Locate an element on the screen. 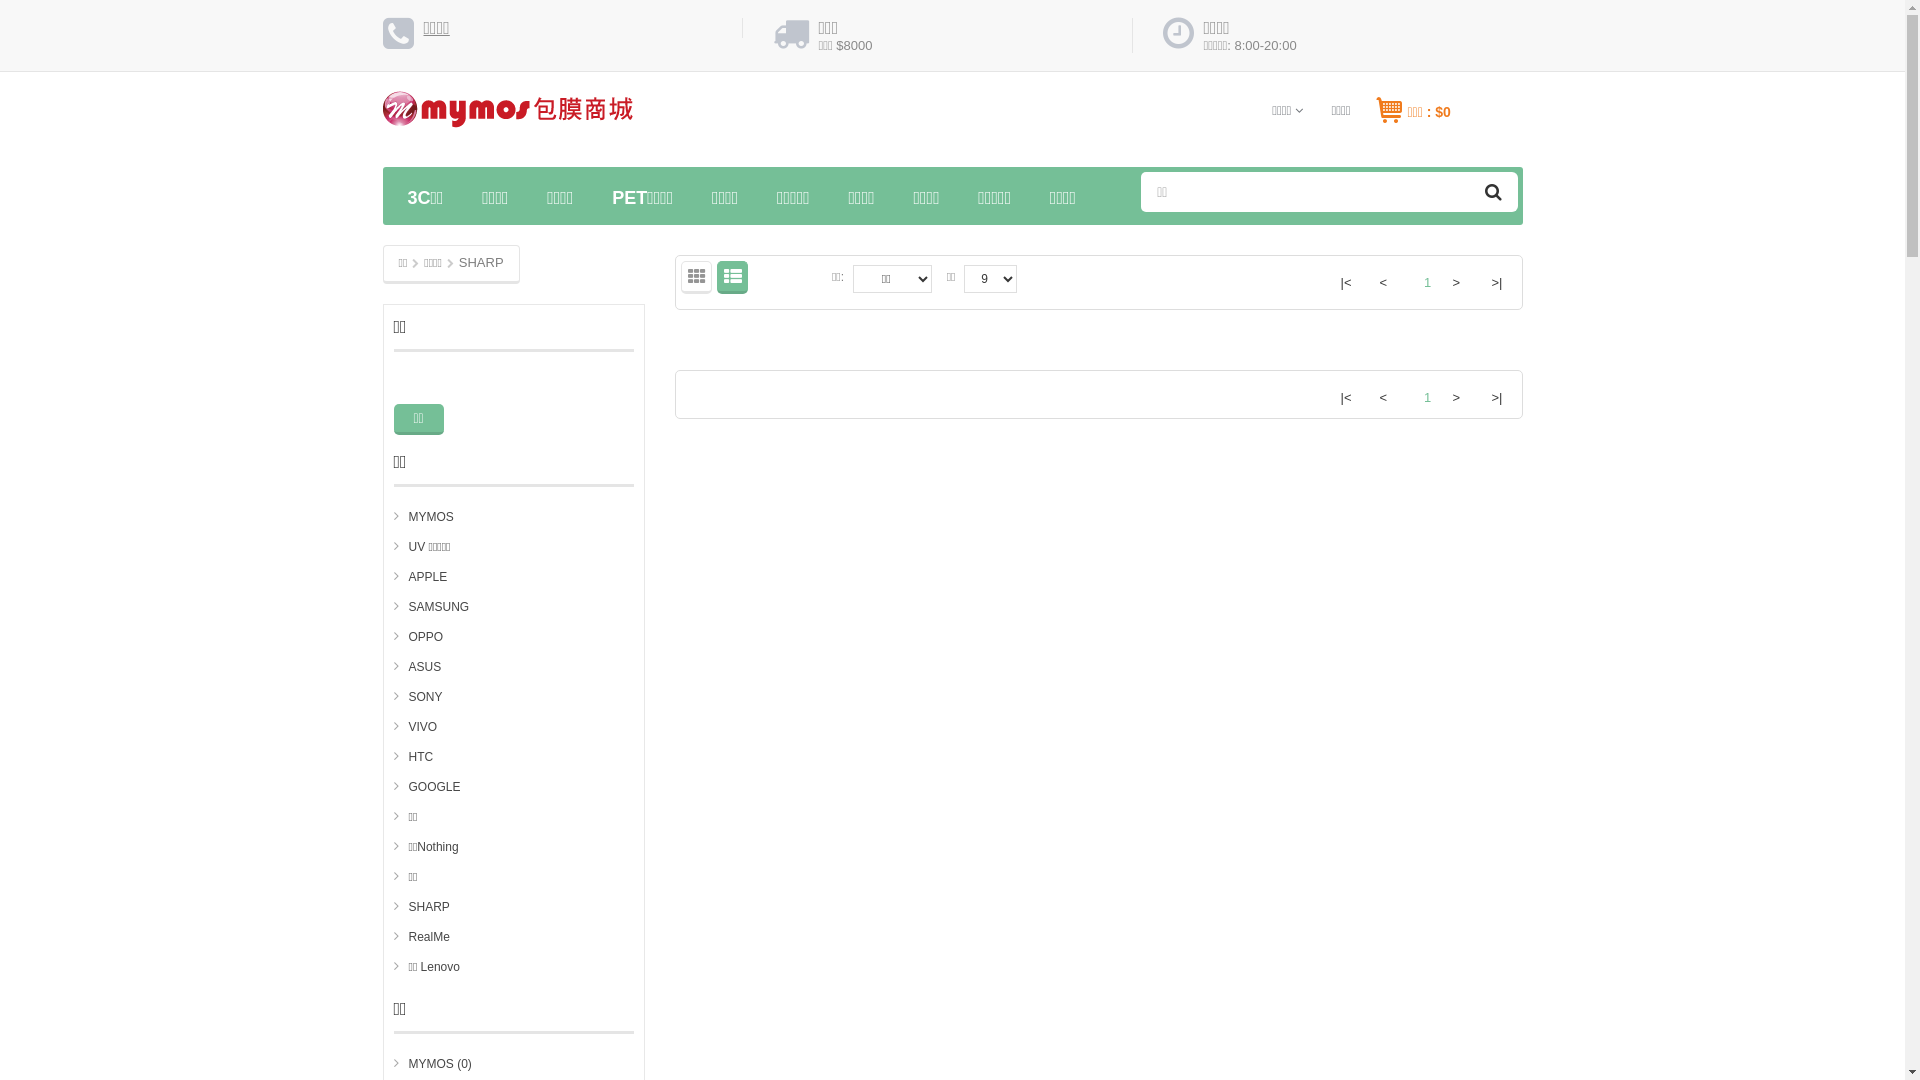 The height and width of the screenshot is (1080, 1920). 'MYMOS (0)' is located at coordinates (431, 1063).